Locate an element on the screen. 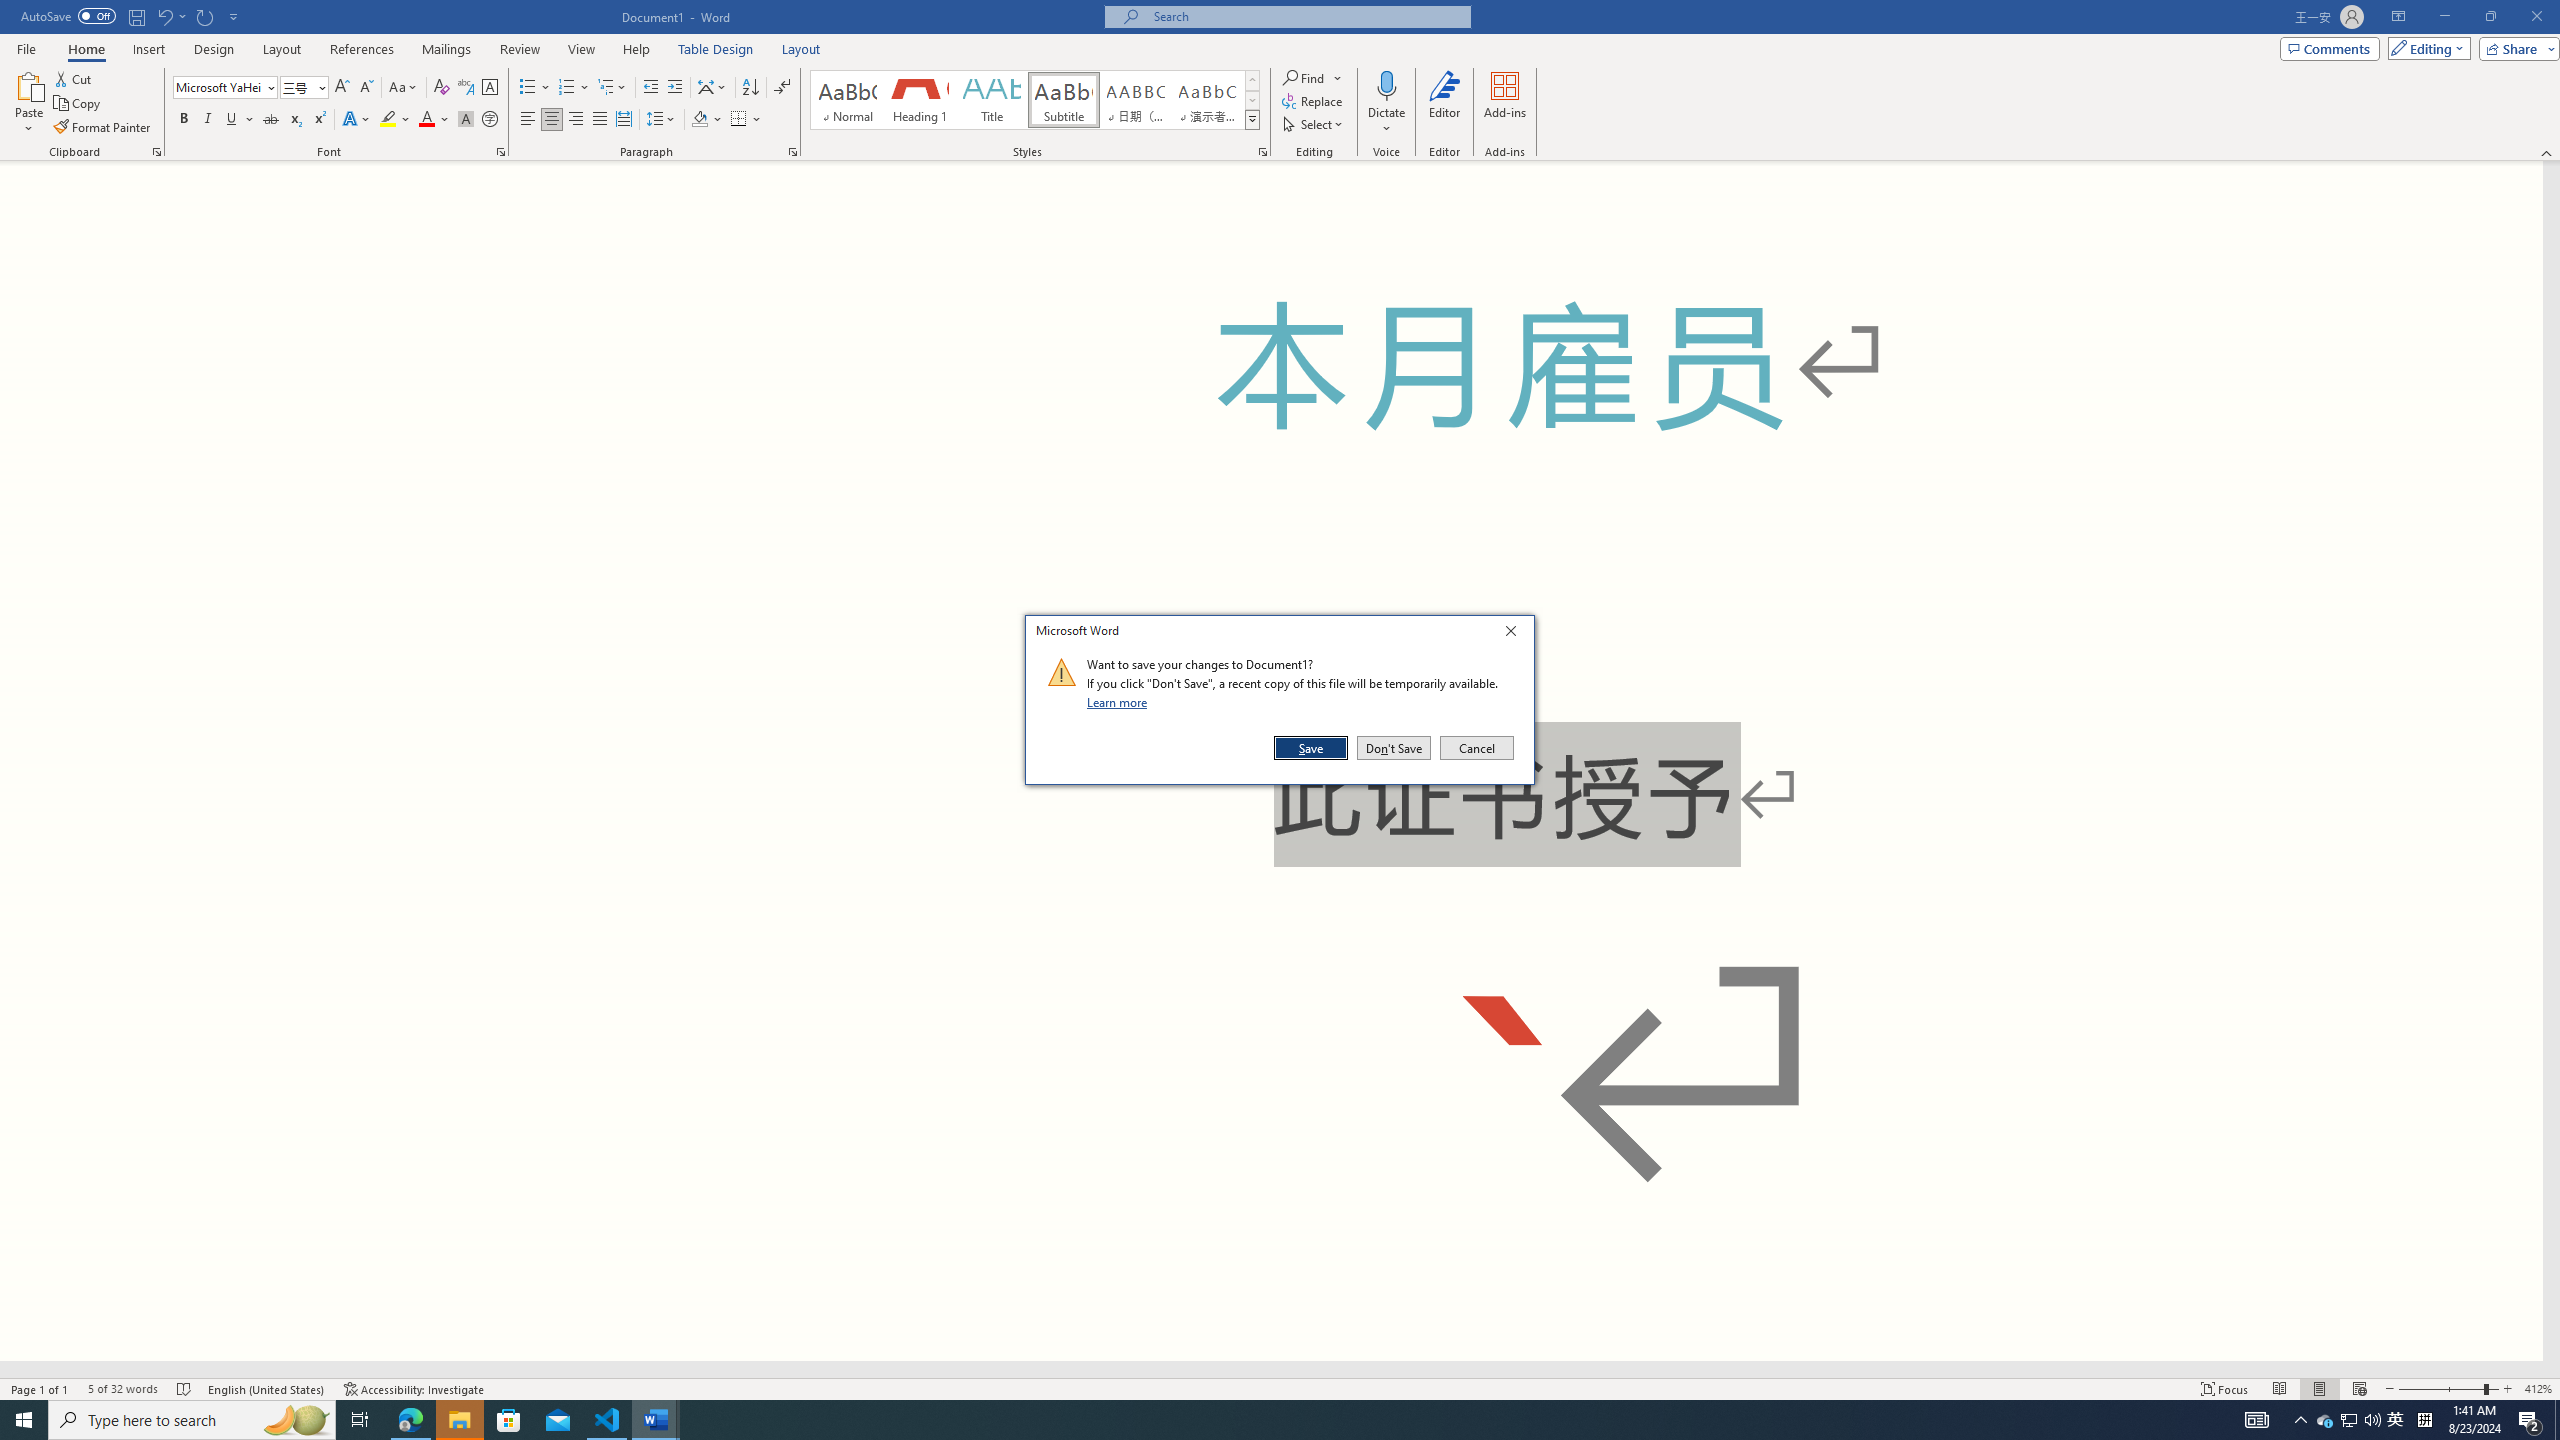 This screenshot has width=2560, height=1440. 'Microsoft Edge - 1 running window' is located at coordinates (409, 1418).